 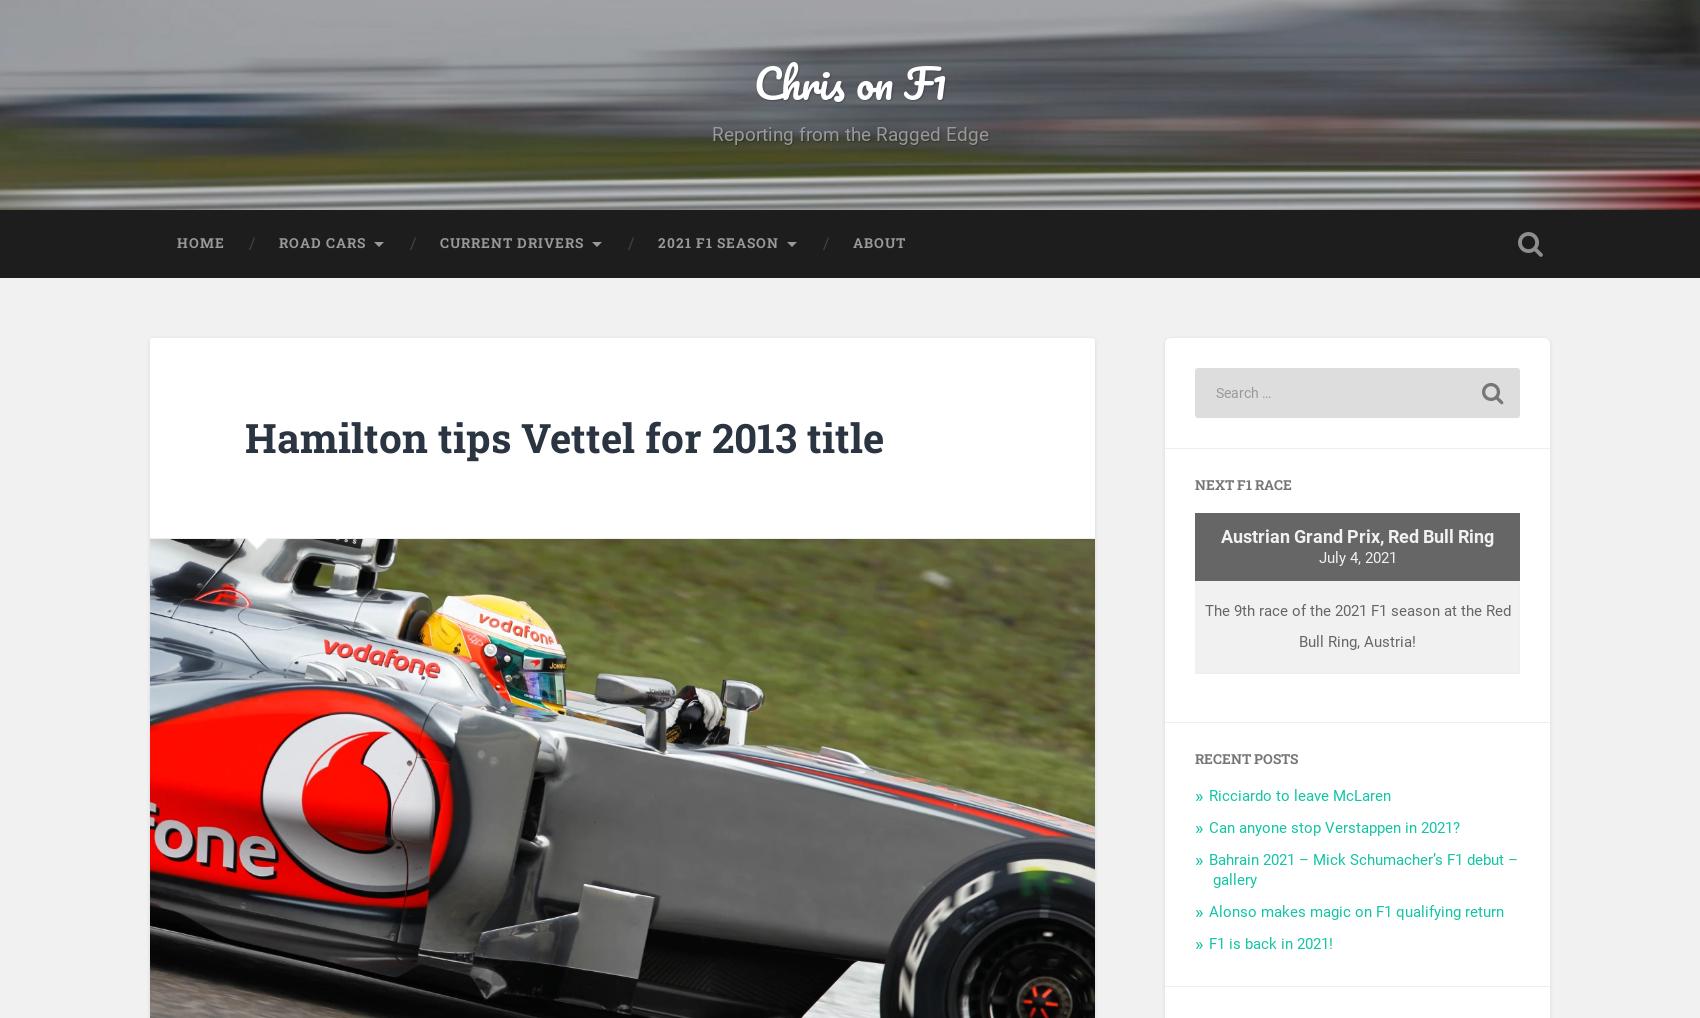 I want to click on 'Reporting from the Ragged Edge', so click(x=848, y=139).